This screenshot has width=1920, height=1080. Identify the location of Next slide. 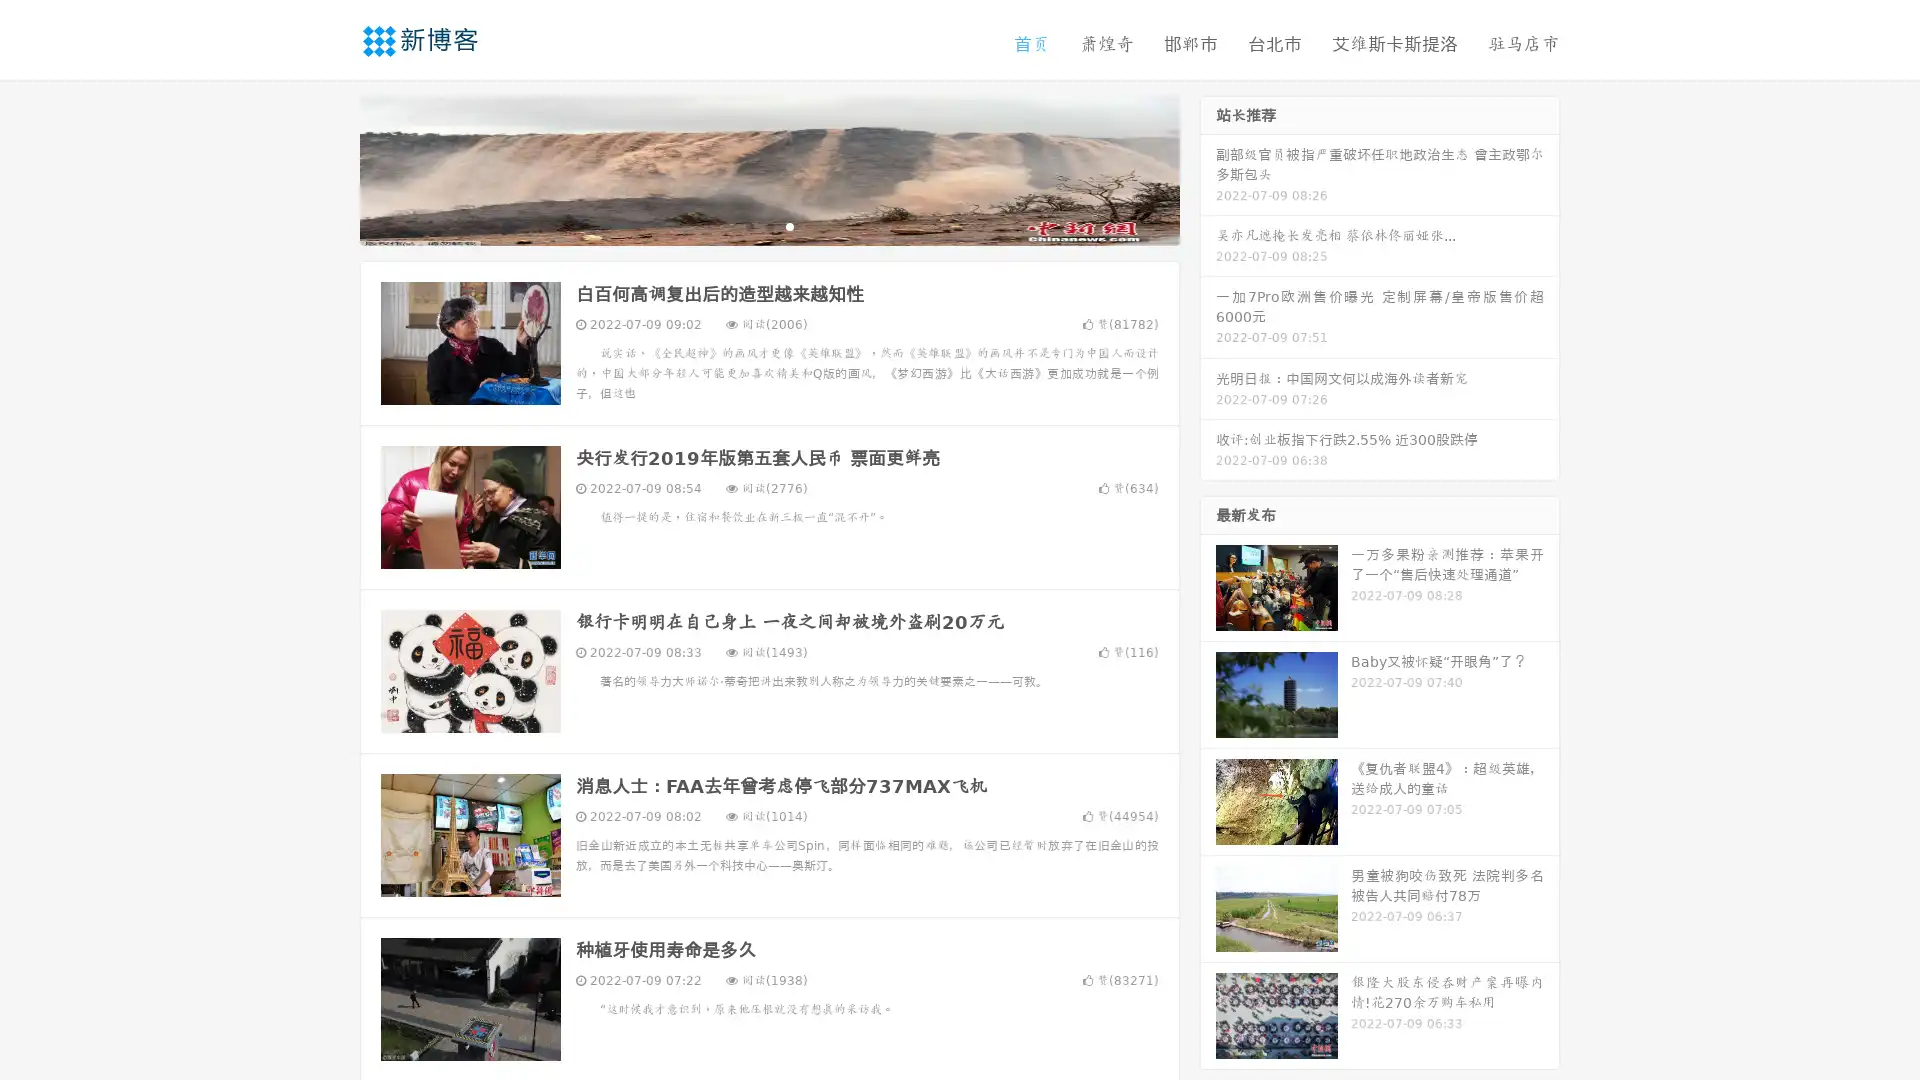
(1208, 168).